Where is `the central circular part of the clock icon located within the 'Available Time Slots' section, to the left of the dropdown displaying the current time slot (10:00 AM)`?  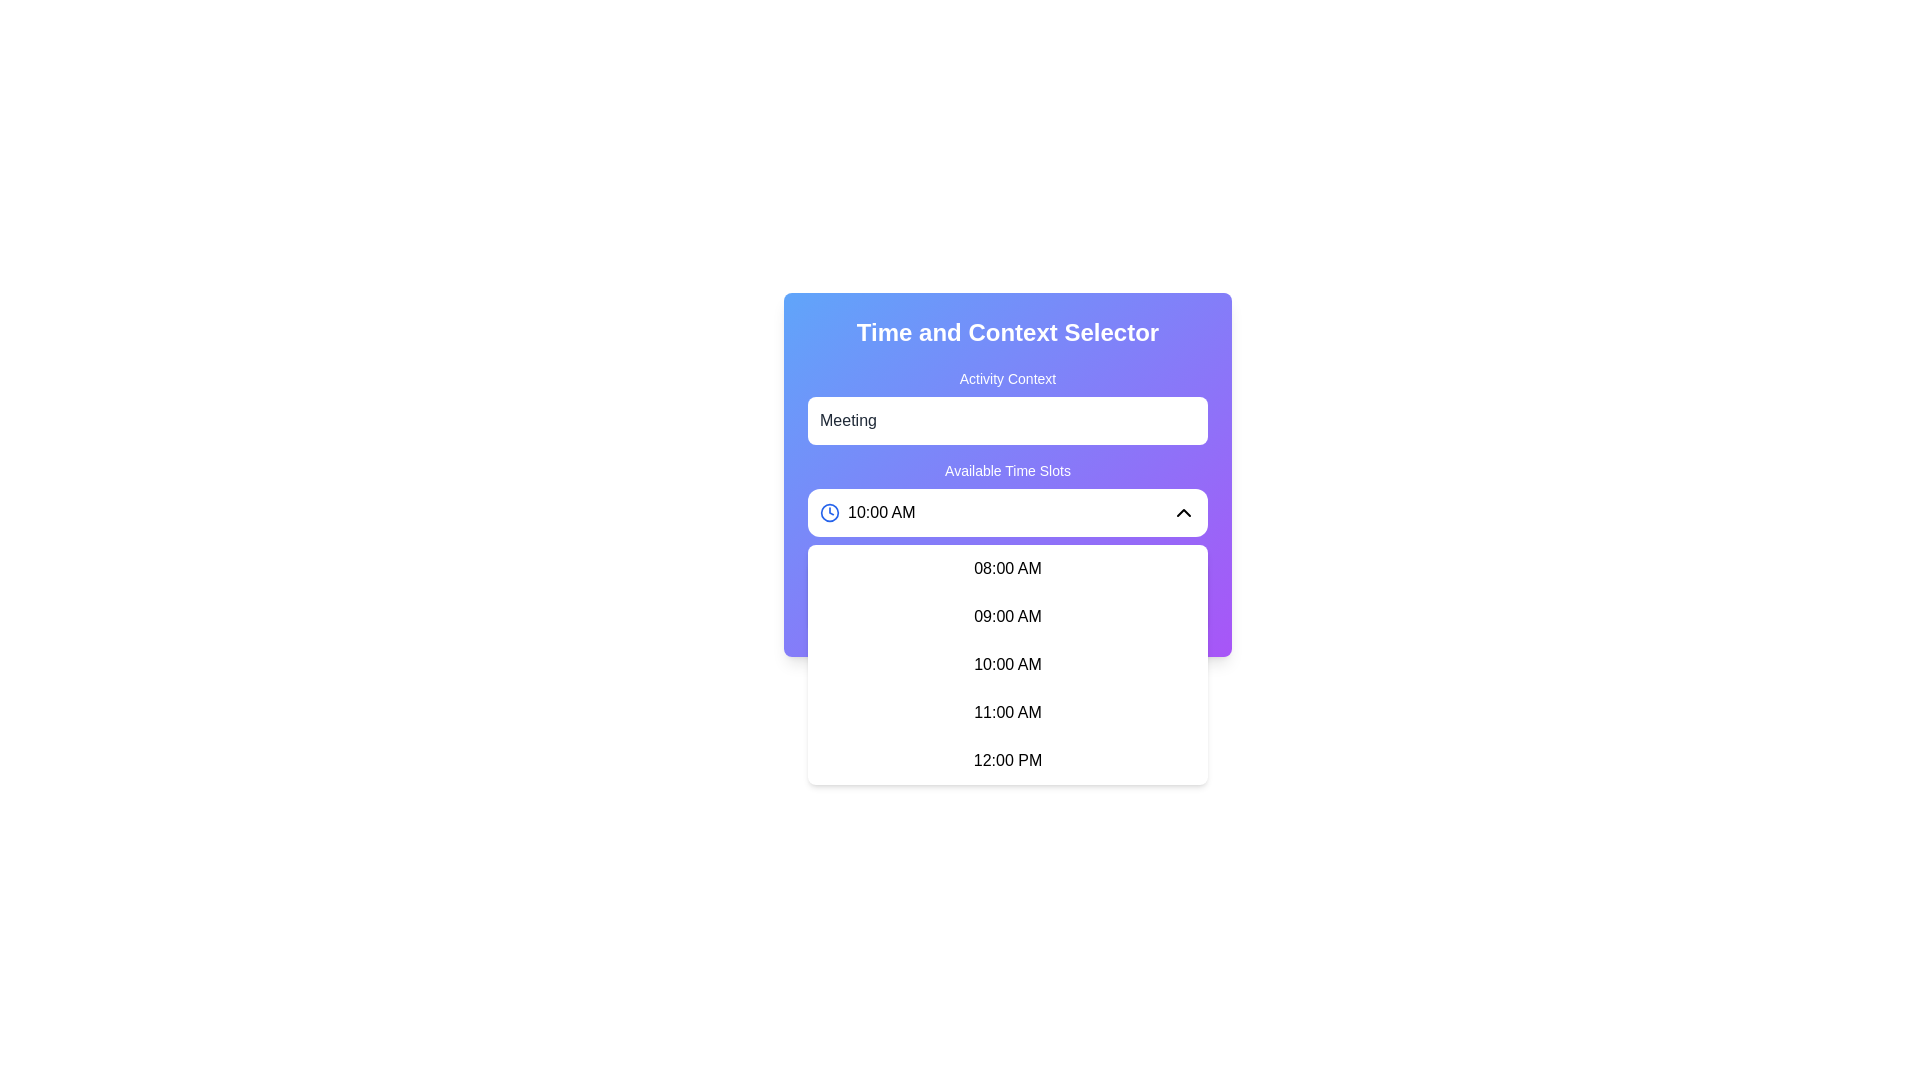 the central circular part of the clock icon located within the 'Available Time Slots' section, to the left of the dropdown displaying the current time slot (10:00 AM) is located at coordinates (830, 511).